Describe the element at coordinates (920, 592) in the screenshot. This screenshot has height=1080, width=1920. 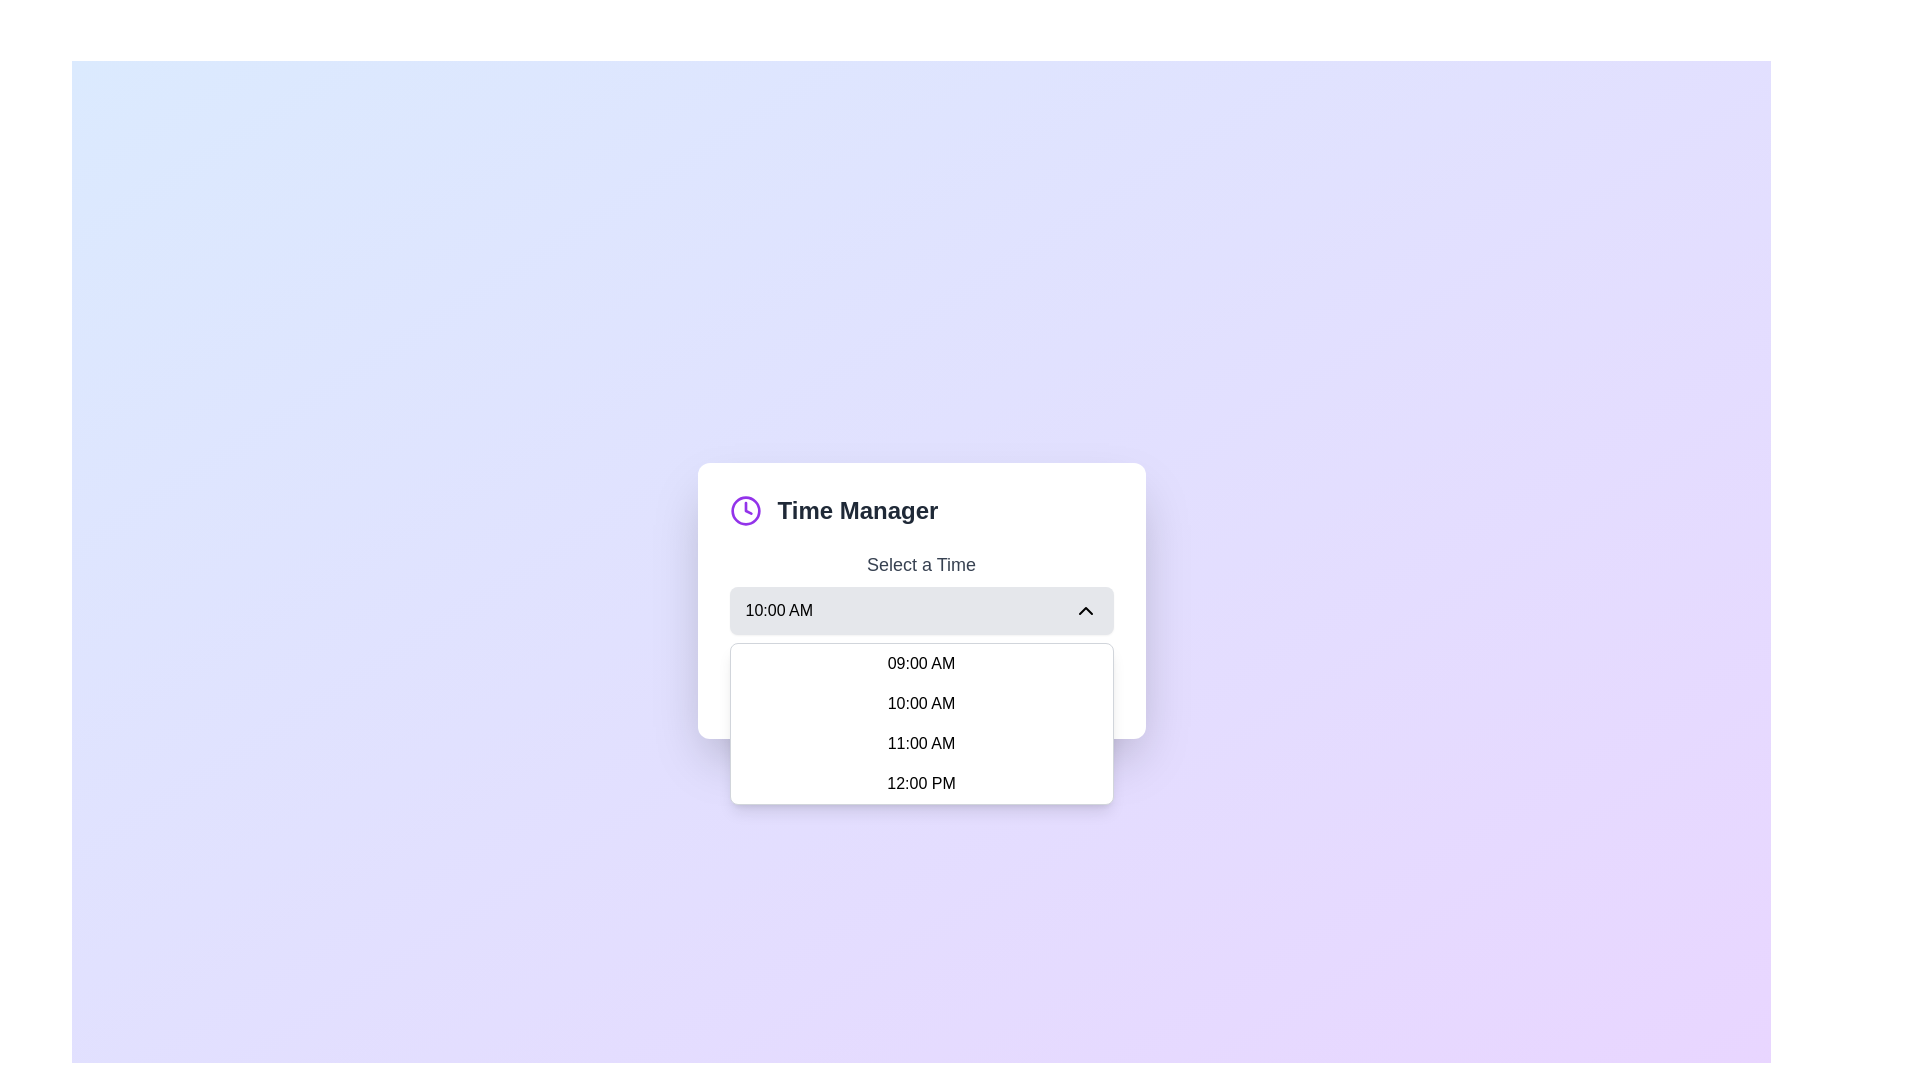
I see `a time option from the dropdown menu labeled 'Select a Time' located in the 'Time Manager' card` at that location.